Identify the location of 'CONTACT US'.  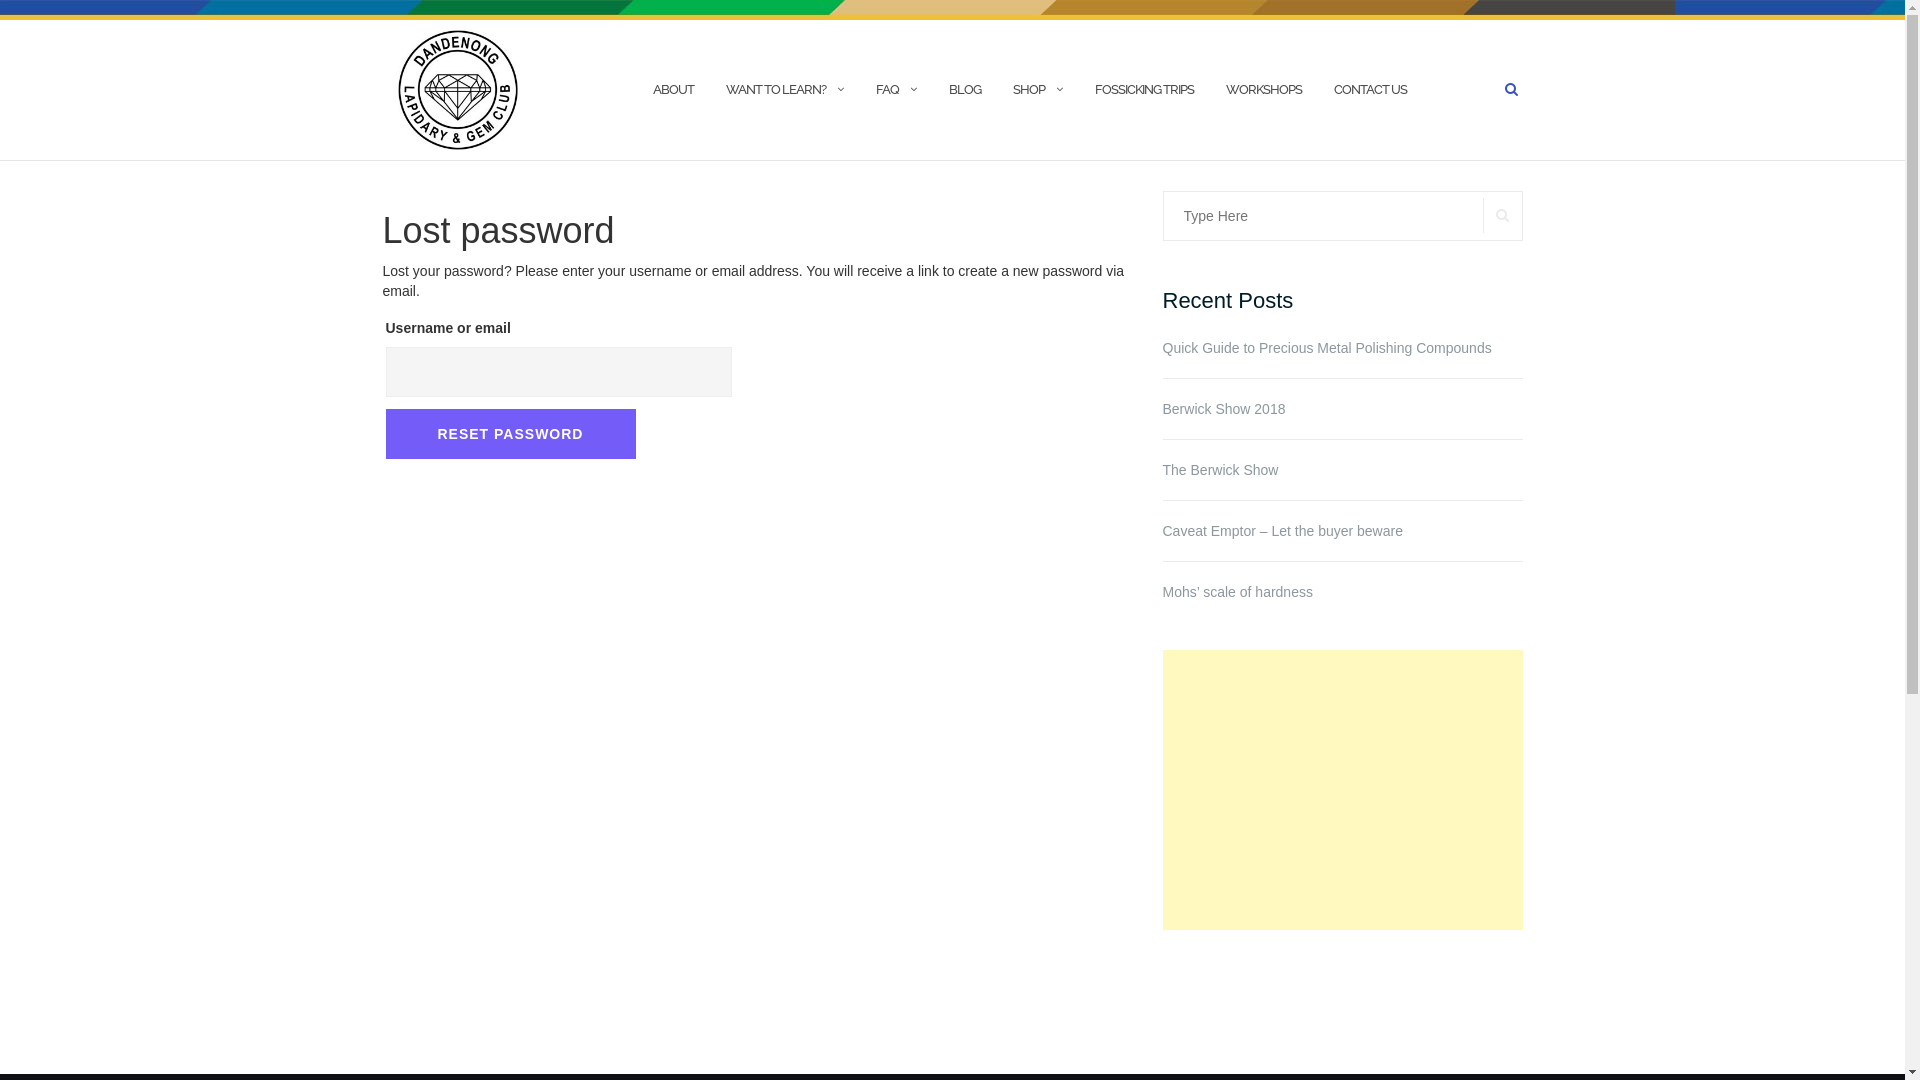
(1369, 88).